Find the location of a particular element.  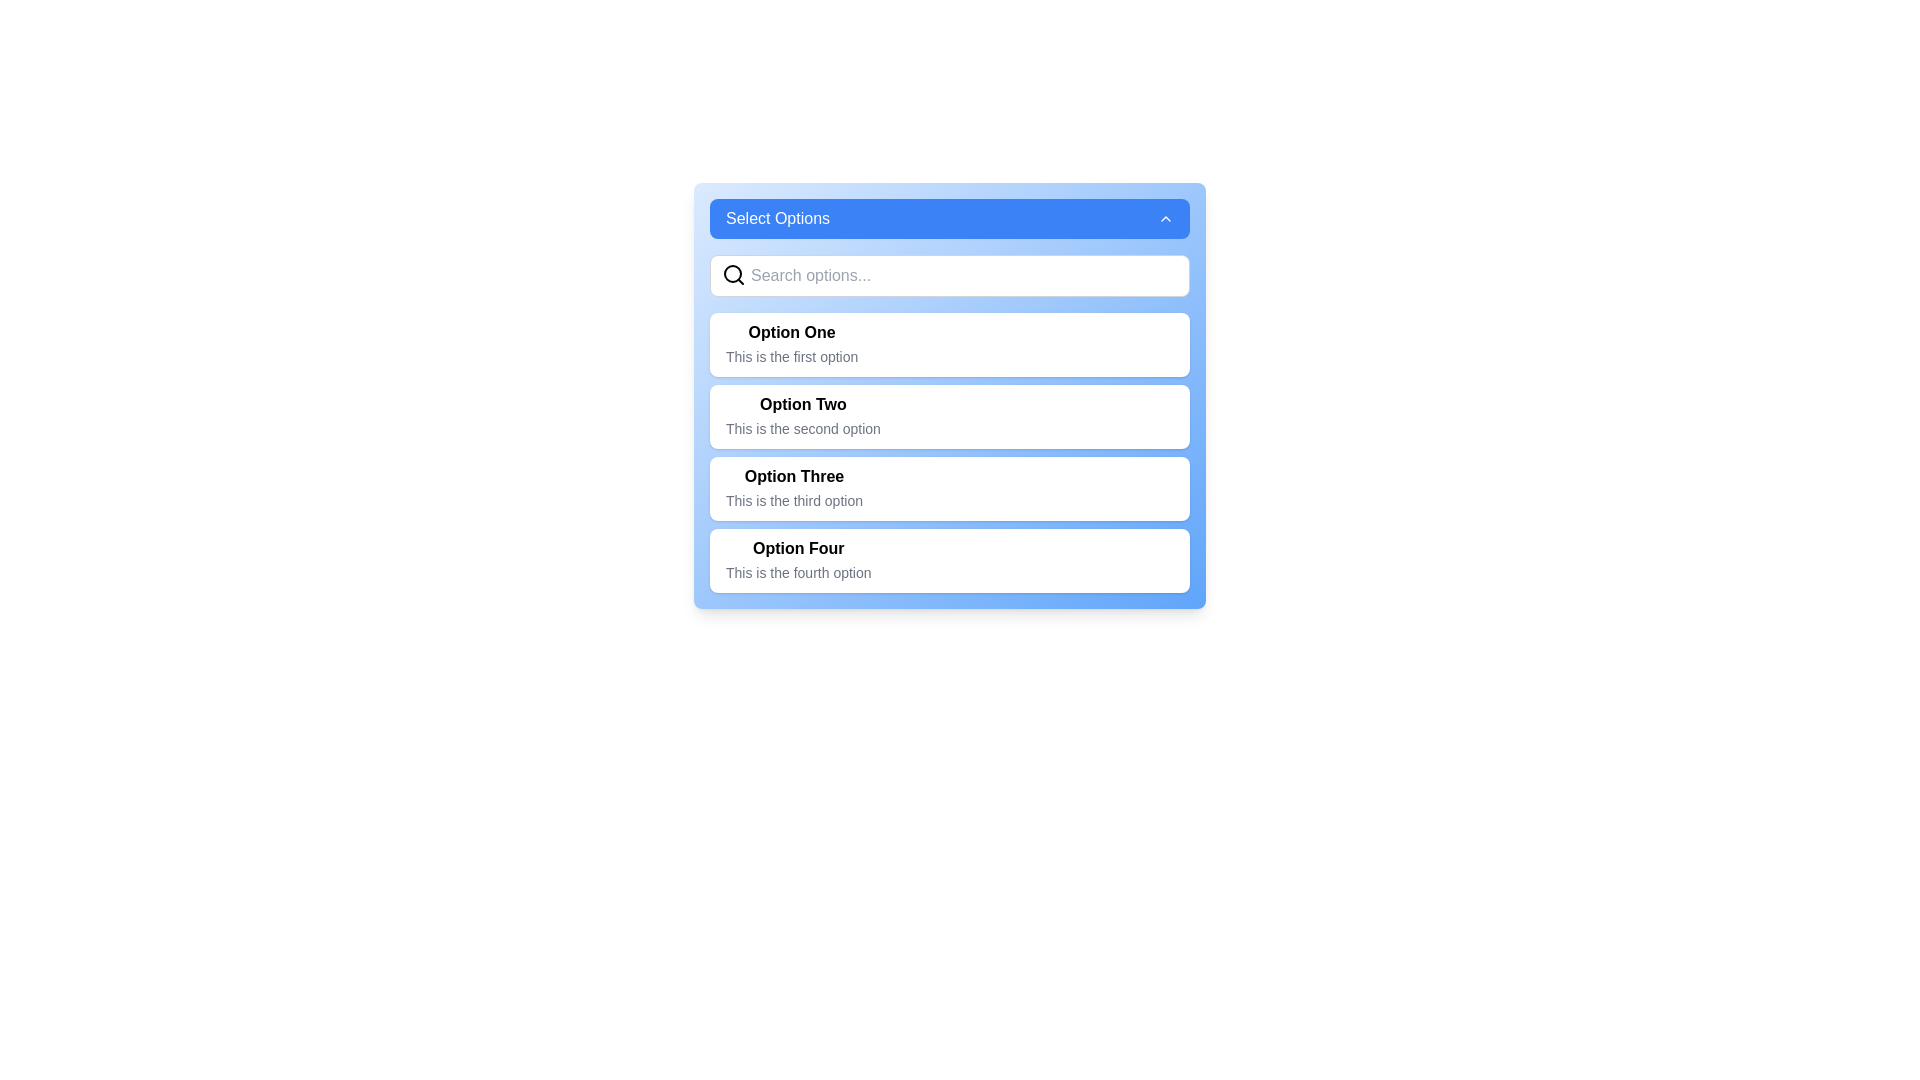

the text label element reading 'Option Three' is located at coordinates (793, 477).